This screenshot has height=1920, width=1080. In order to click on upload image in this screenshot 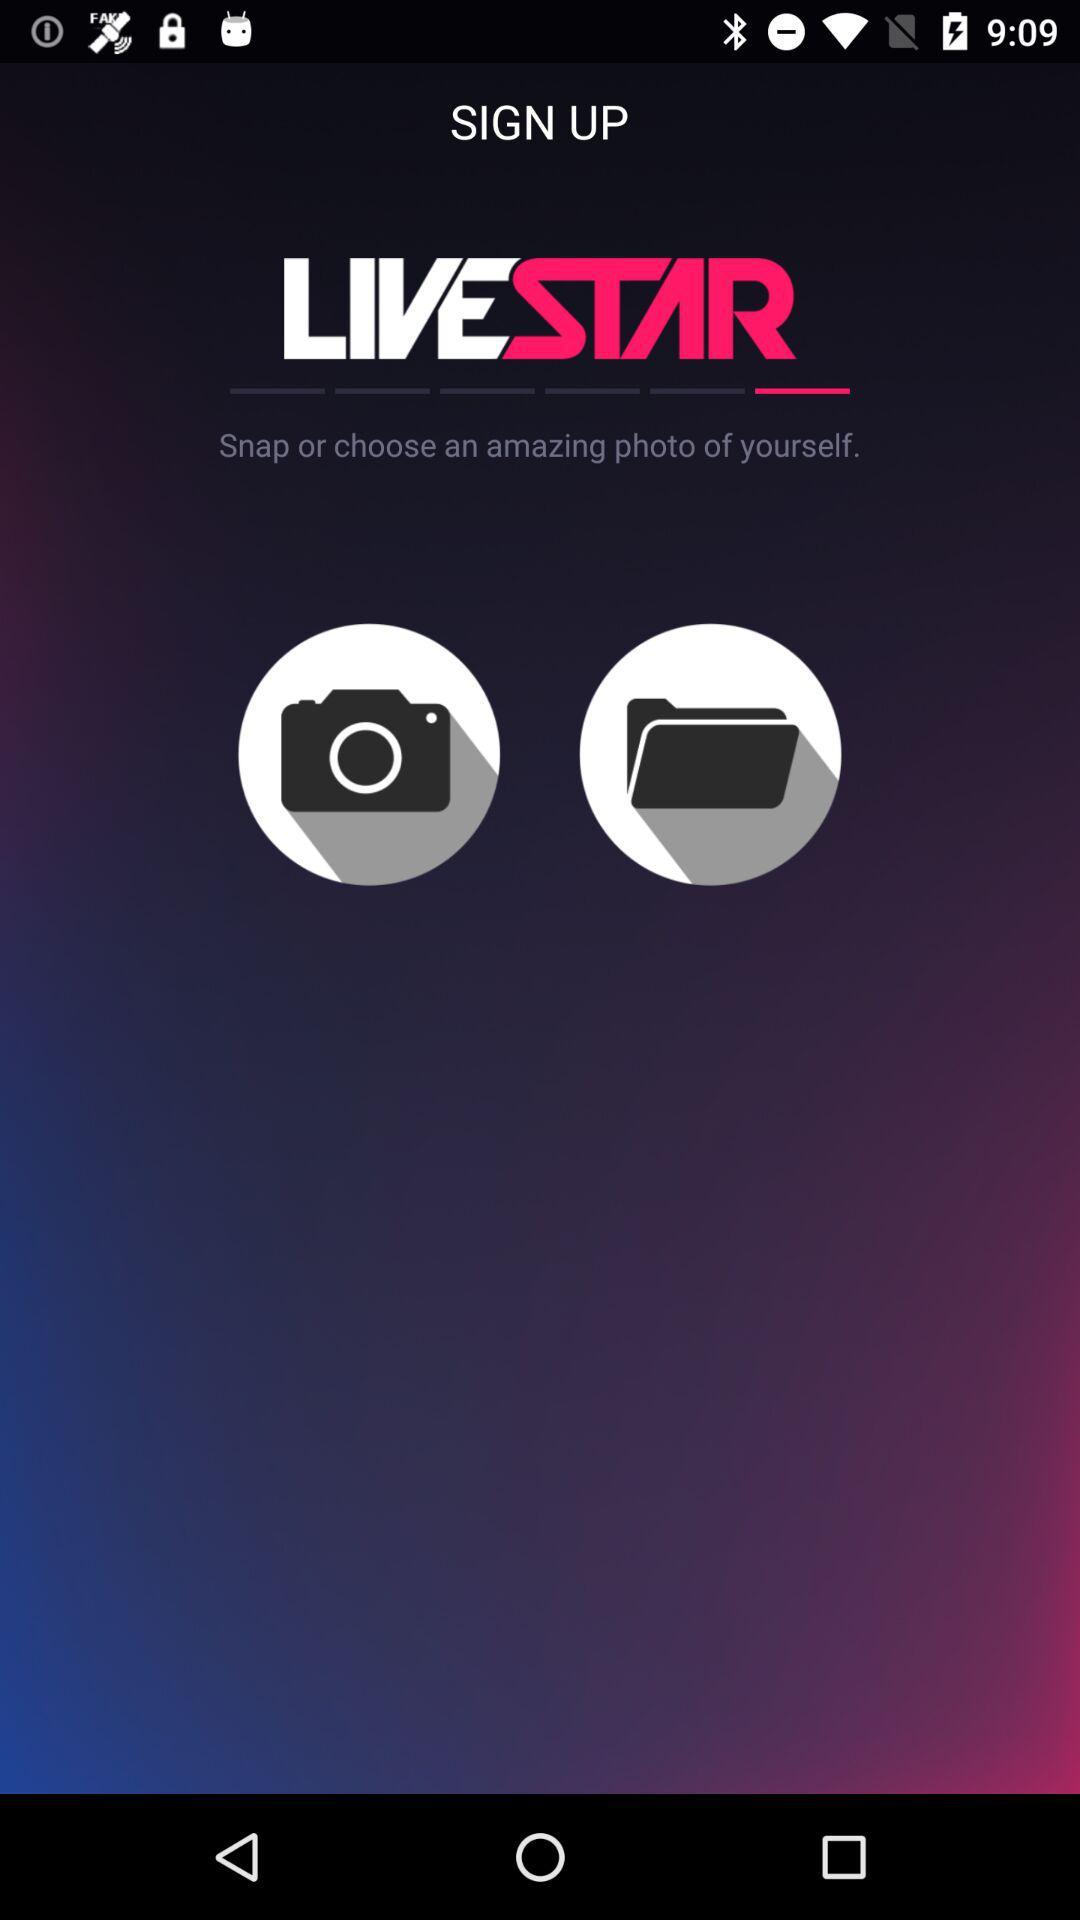, I will do `click(369, 753)`.